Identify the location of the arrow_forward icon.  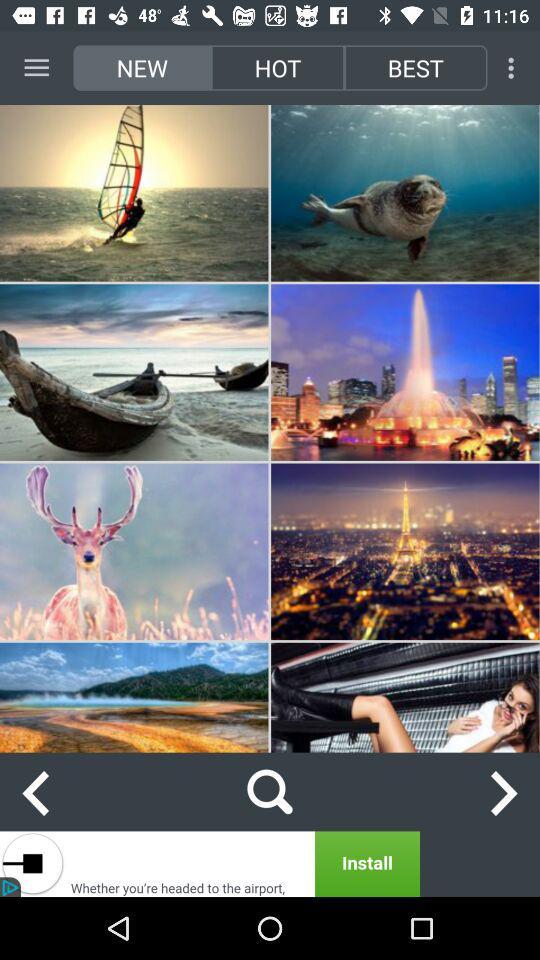
(504, 792).